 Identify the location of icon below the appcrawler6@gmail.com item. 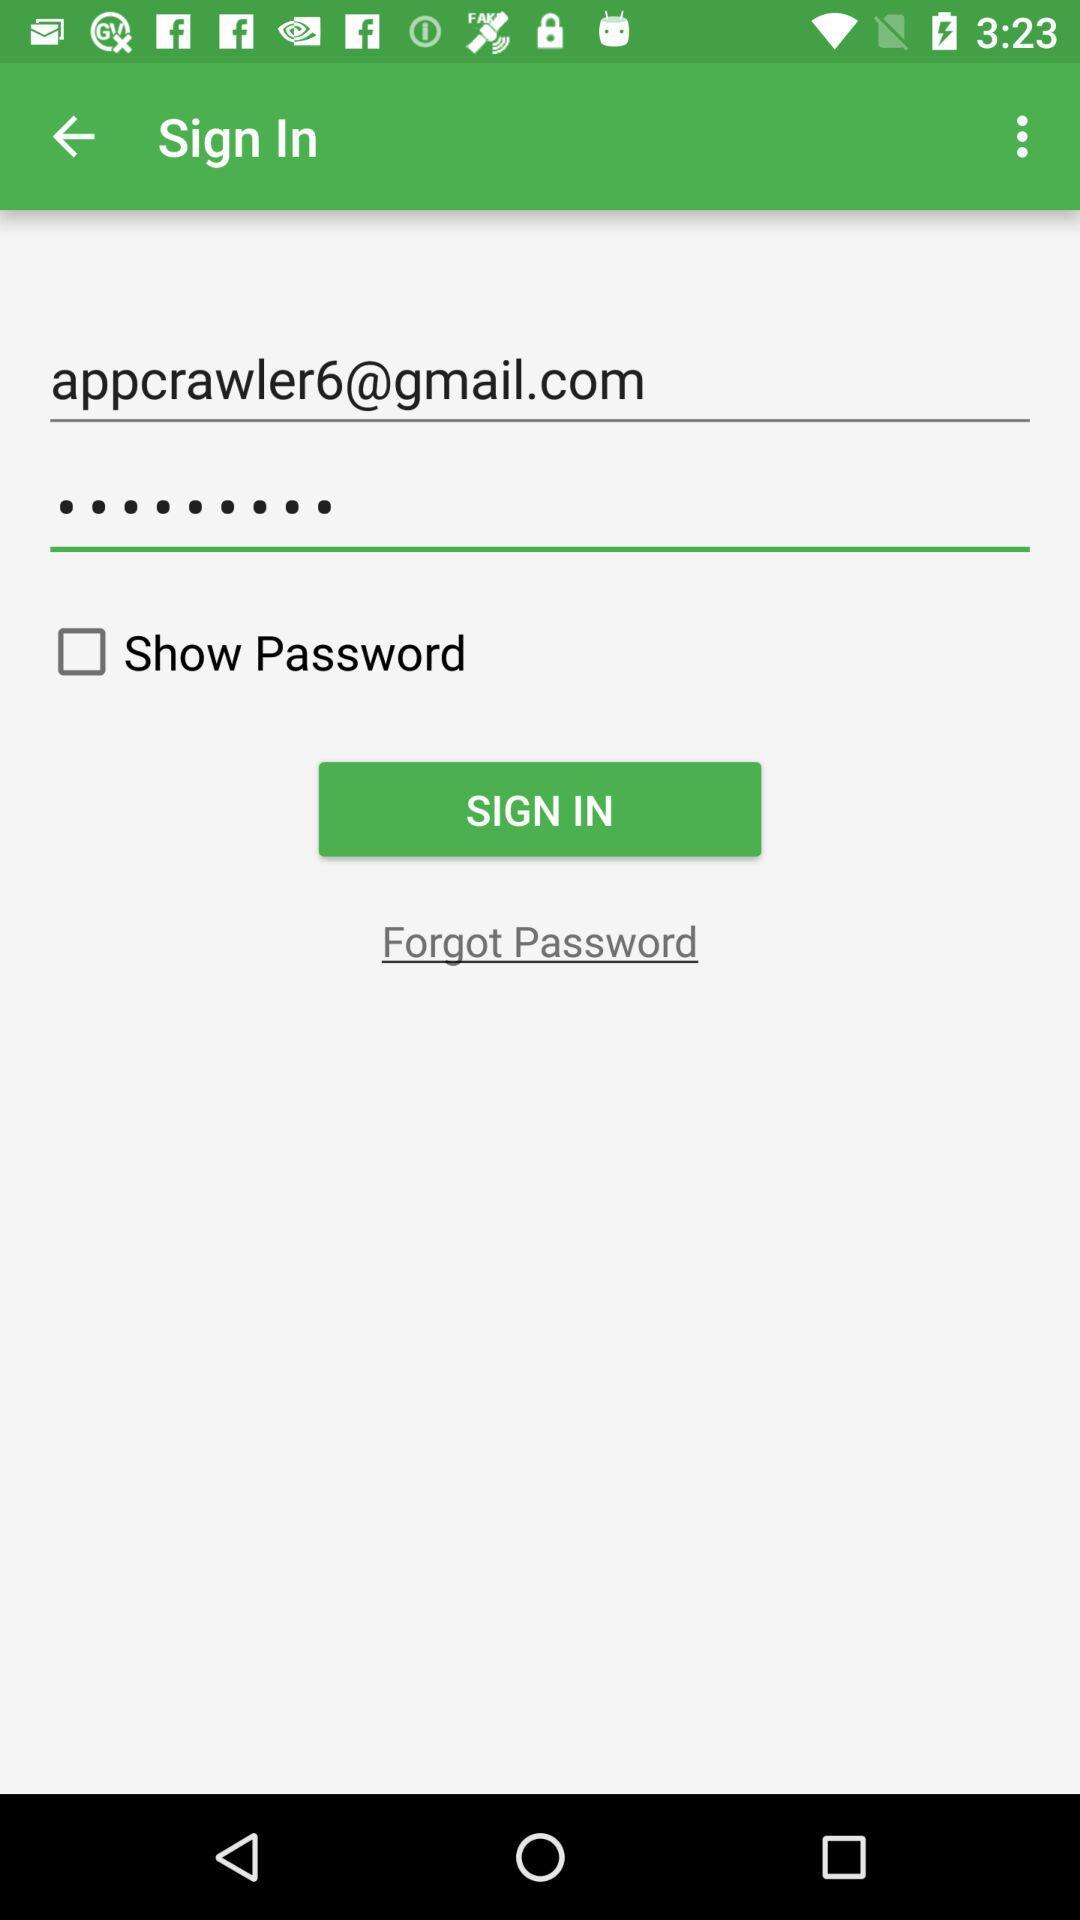
(540, 506).